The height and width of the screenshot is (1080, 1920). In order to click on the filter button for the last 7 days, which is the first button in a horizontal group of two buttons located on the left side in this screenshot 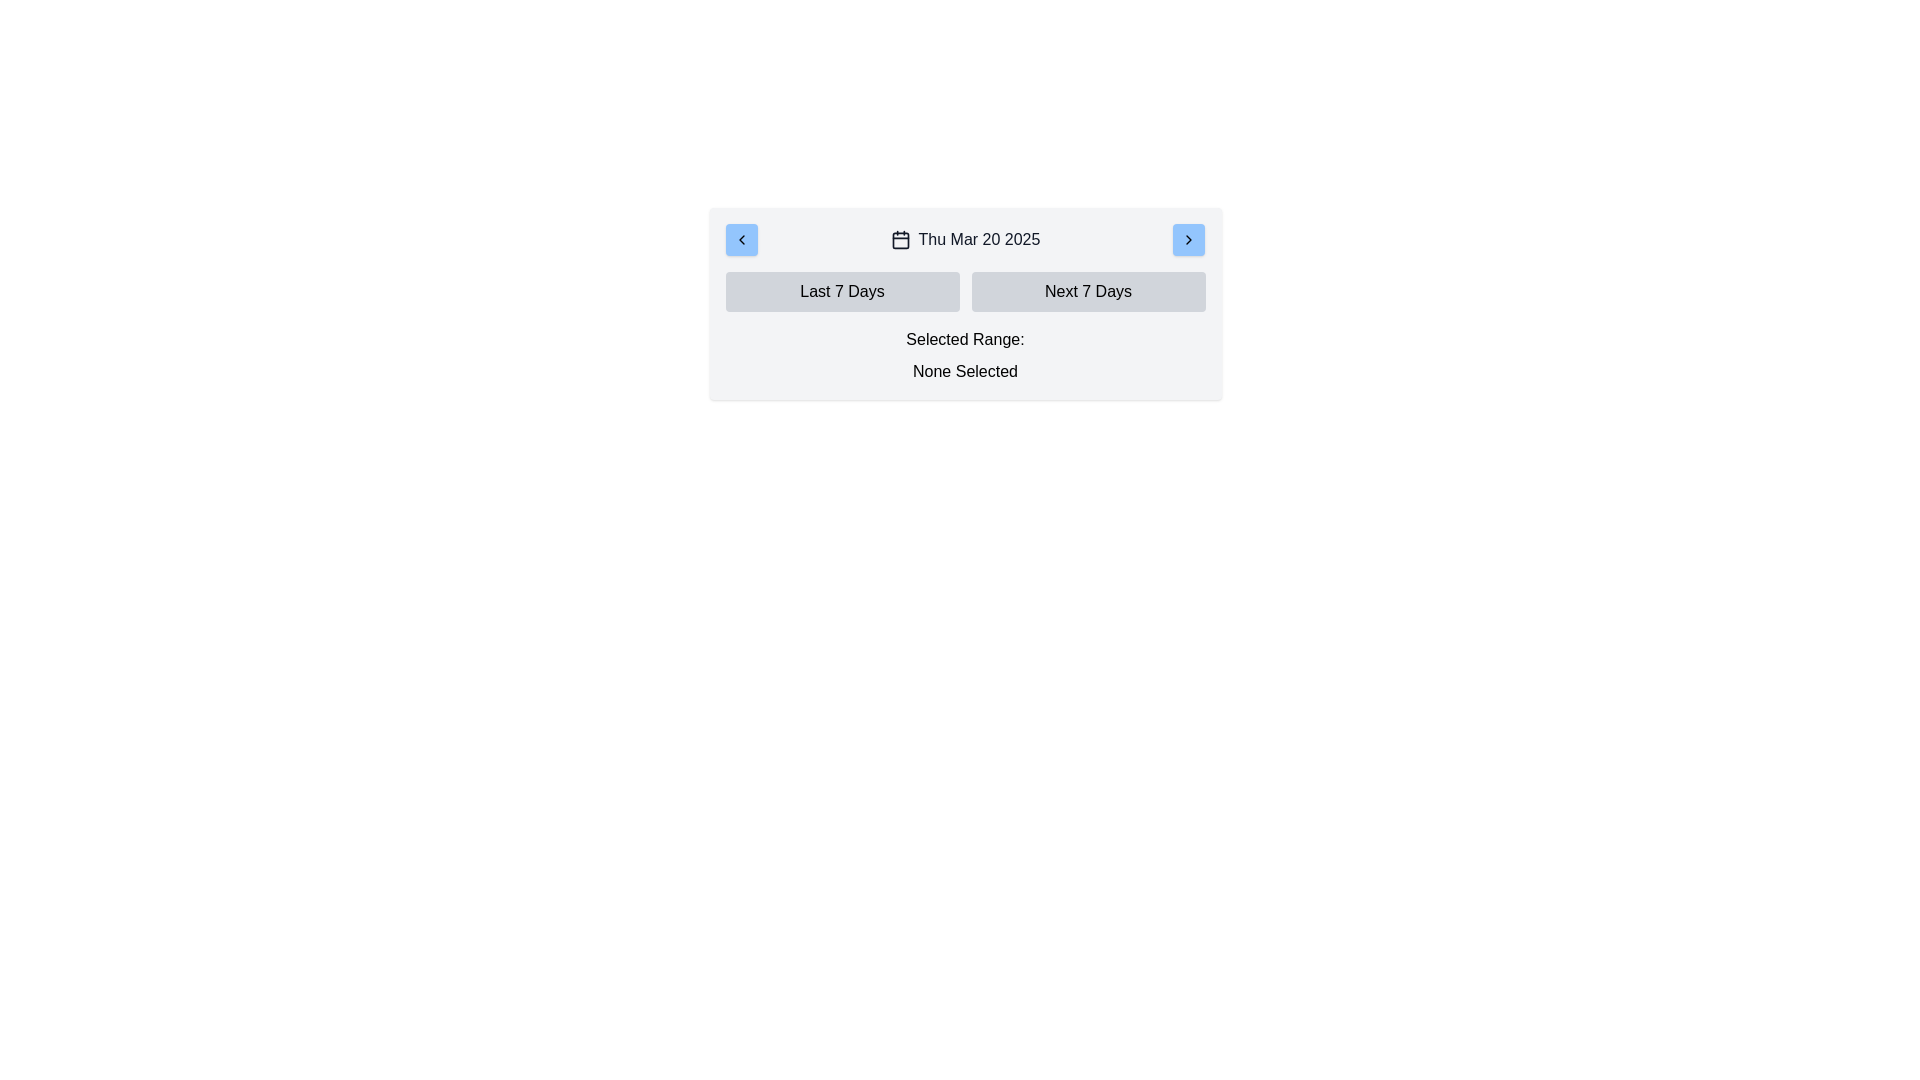, I will do `click(842, 292)`.